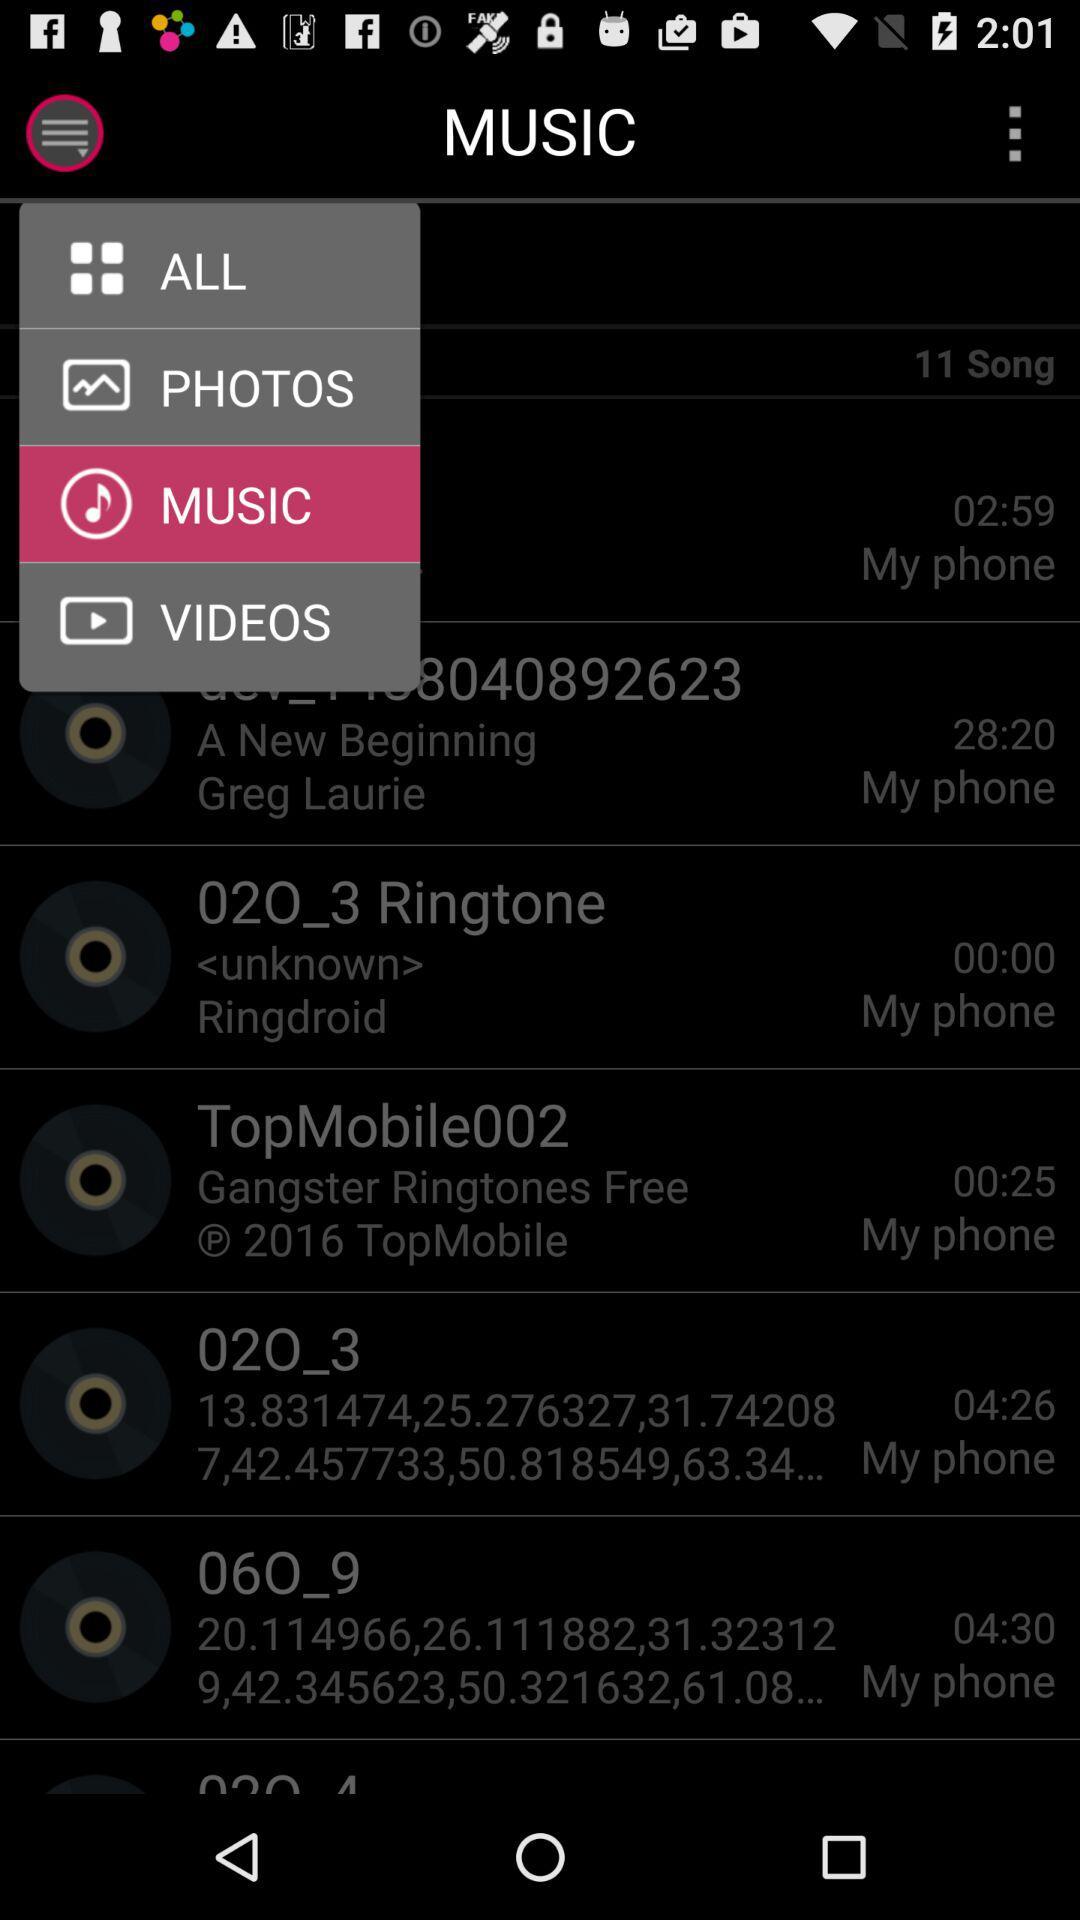  What do you see at coordinates (63, 141) in the screenshot?
I see `the menu icon` at bounding box center [63, 141].